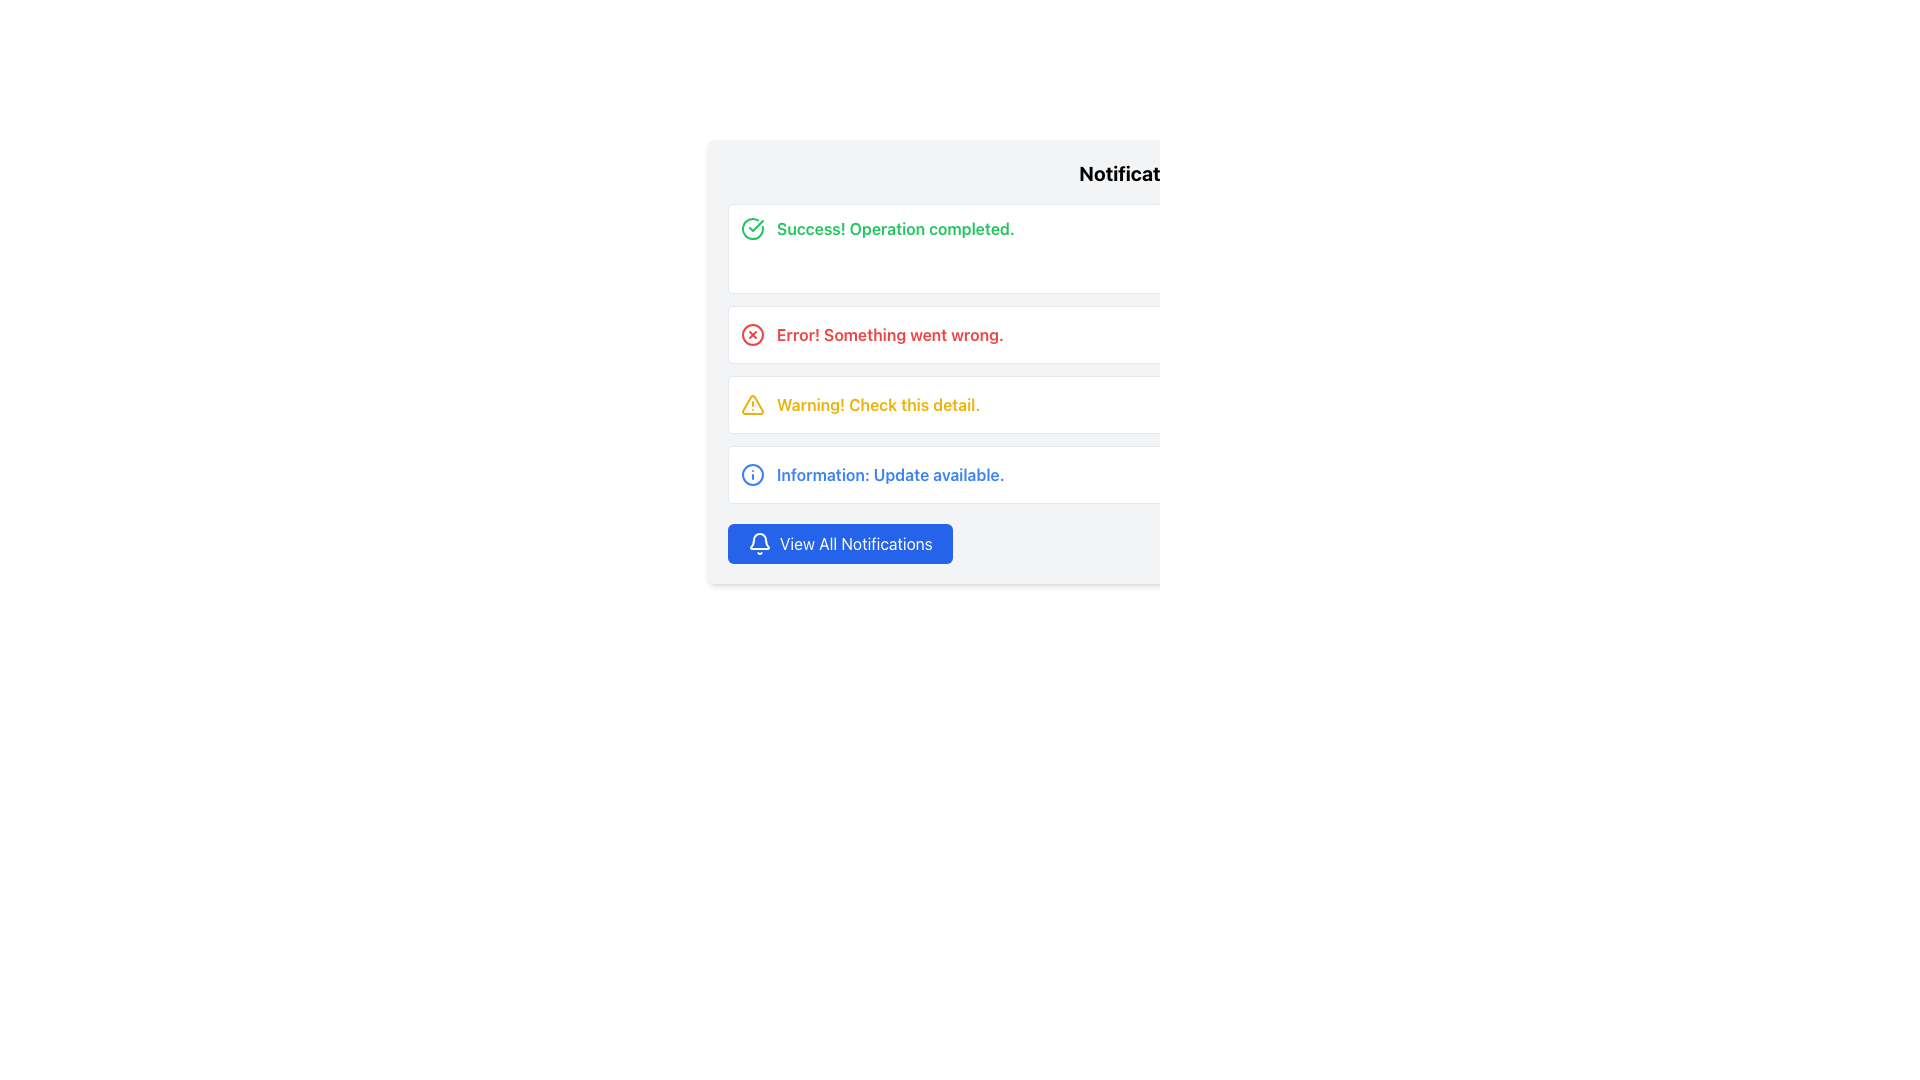 The height and width of the screenshot is (1080, 1920). I want to click on the notifications button located at the lower section of the notification panel, so click(840, 543).